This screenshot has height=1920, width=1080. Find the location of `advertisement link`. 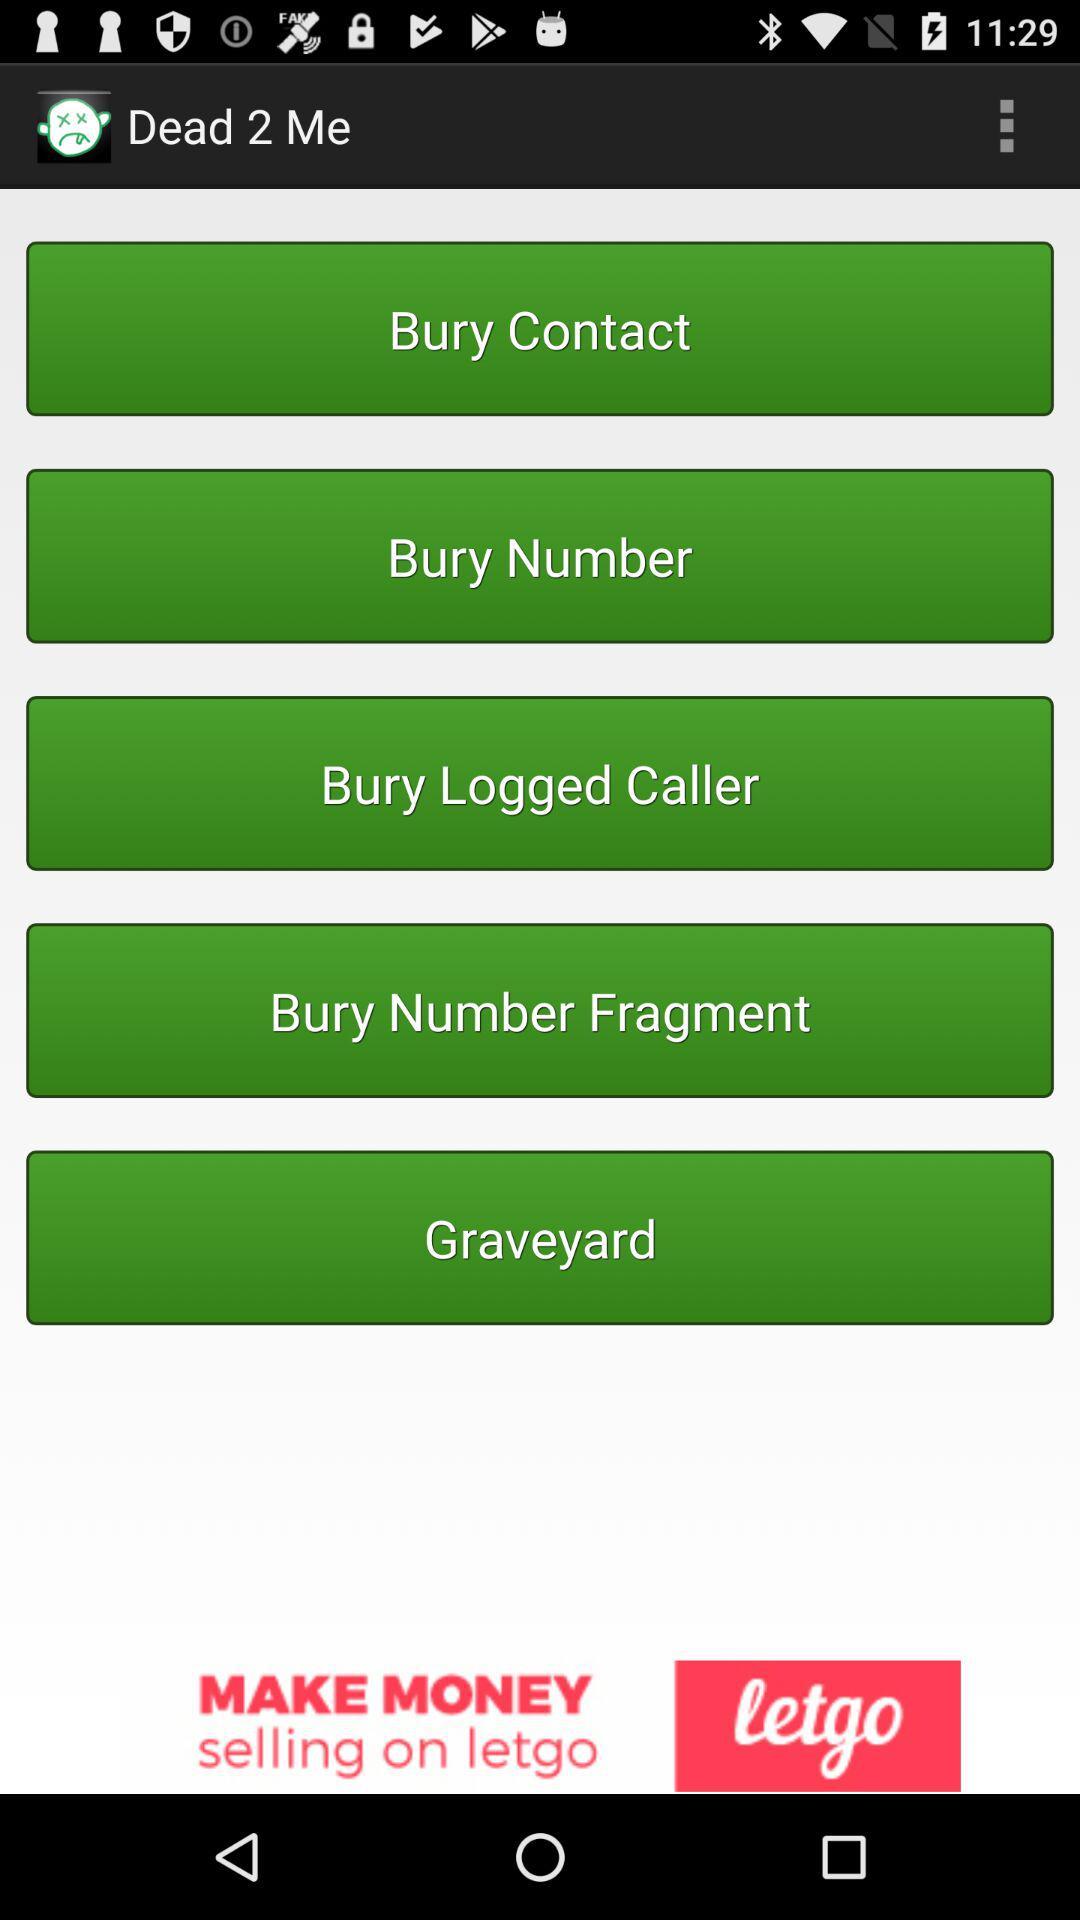

advertisement link is located at coordinates (540, 1726).